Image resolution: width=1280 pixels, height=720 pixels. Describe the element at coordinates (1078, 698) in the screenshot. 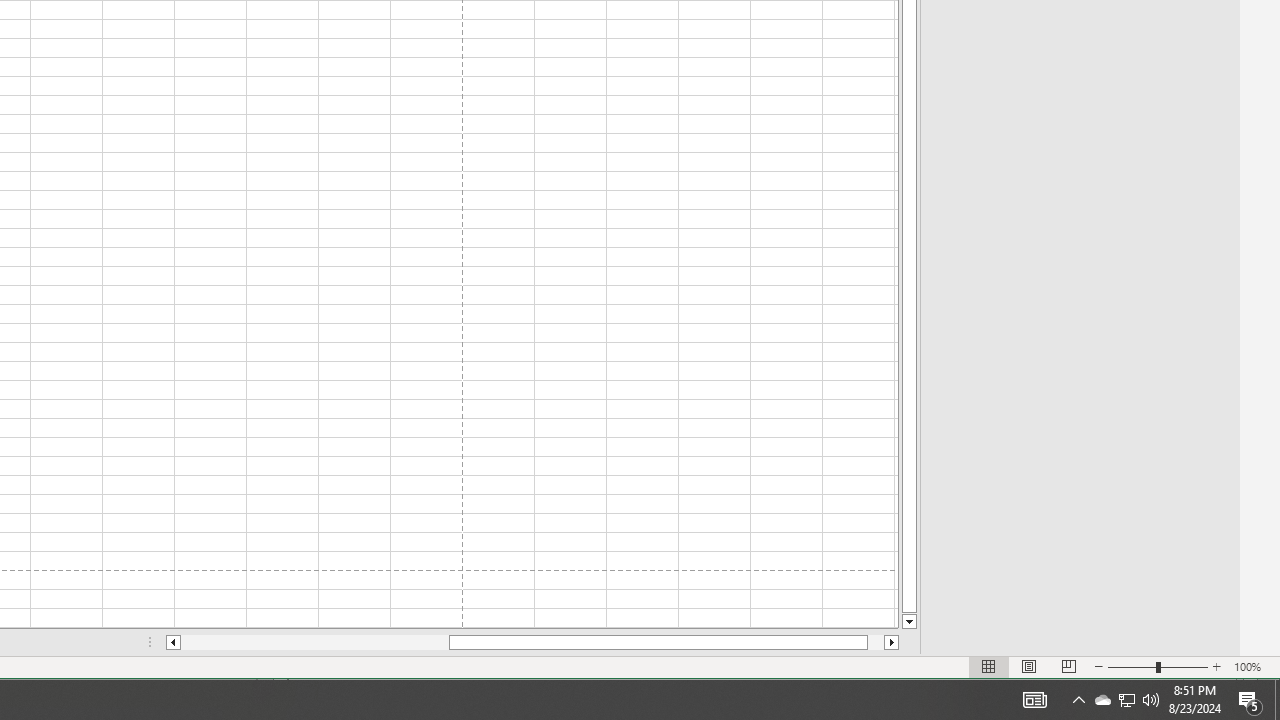

I see `'Notification Chevron'` at that location.